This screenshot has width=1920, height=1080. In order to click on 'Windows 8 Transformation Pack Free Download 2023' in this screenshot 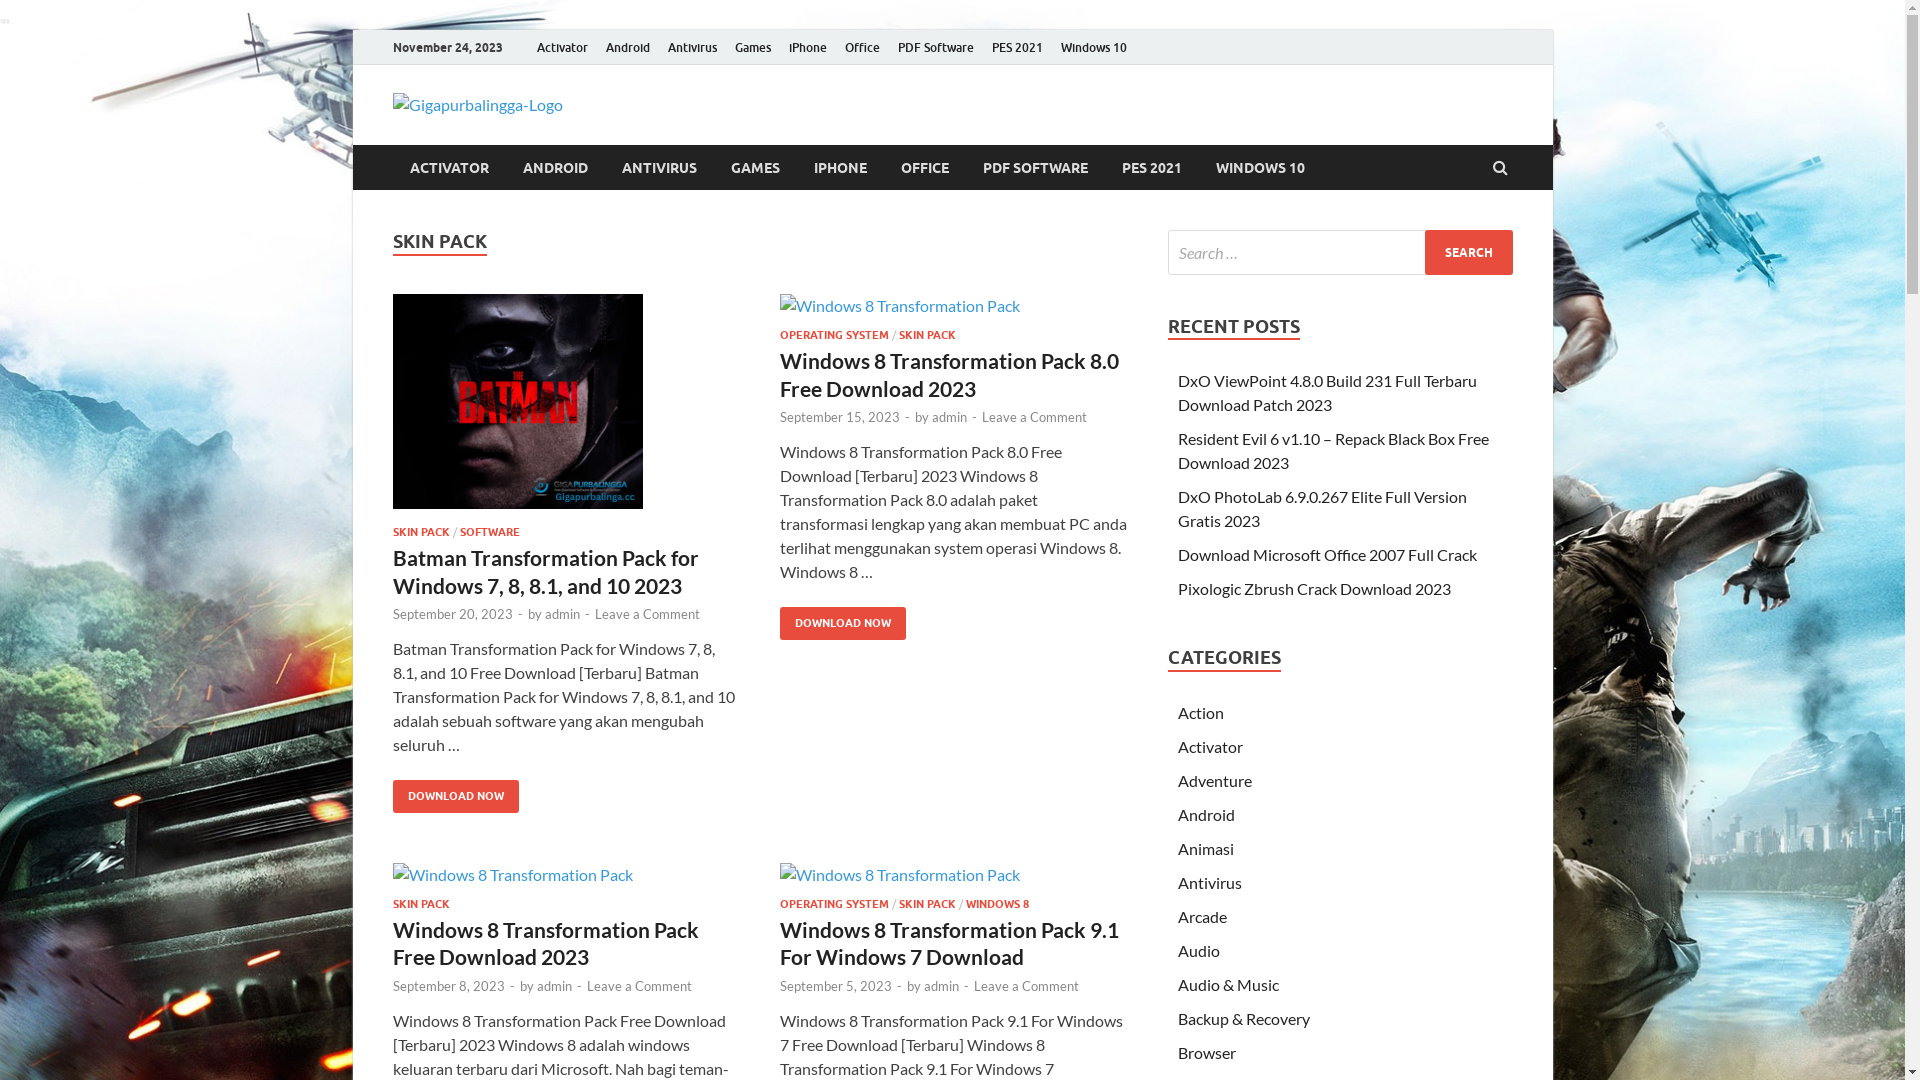, I will do `click(545, 942)`.